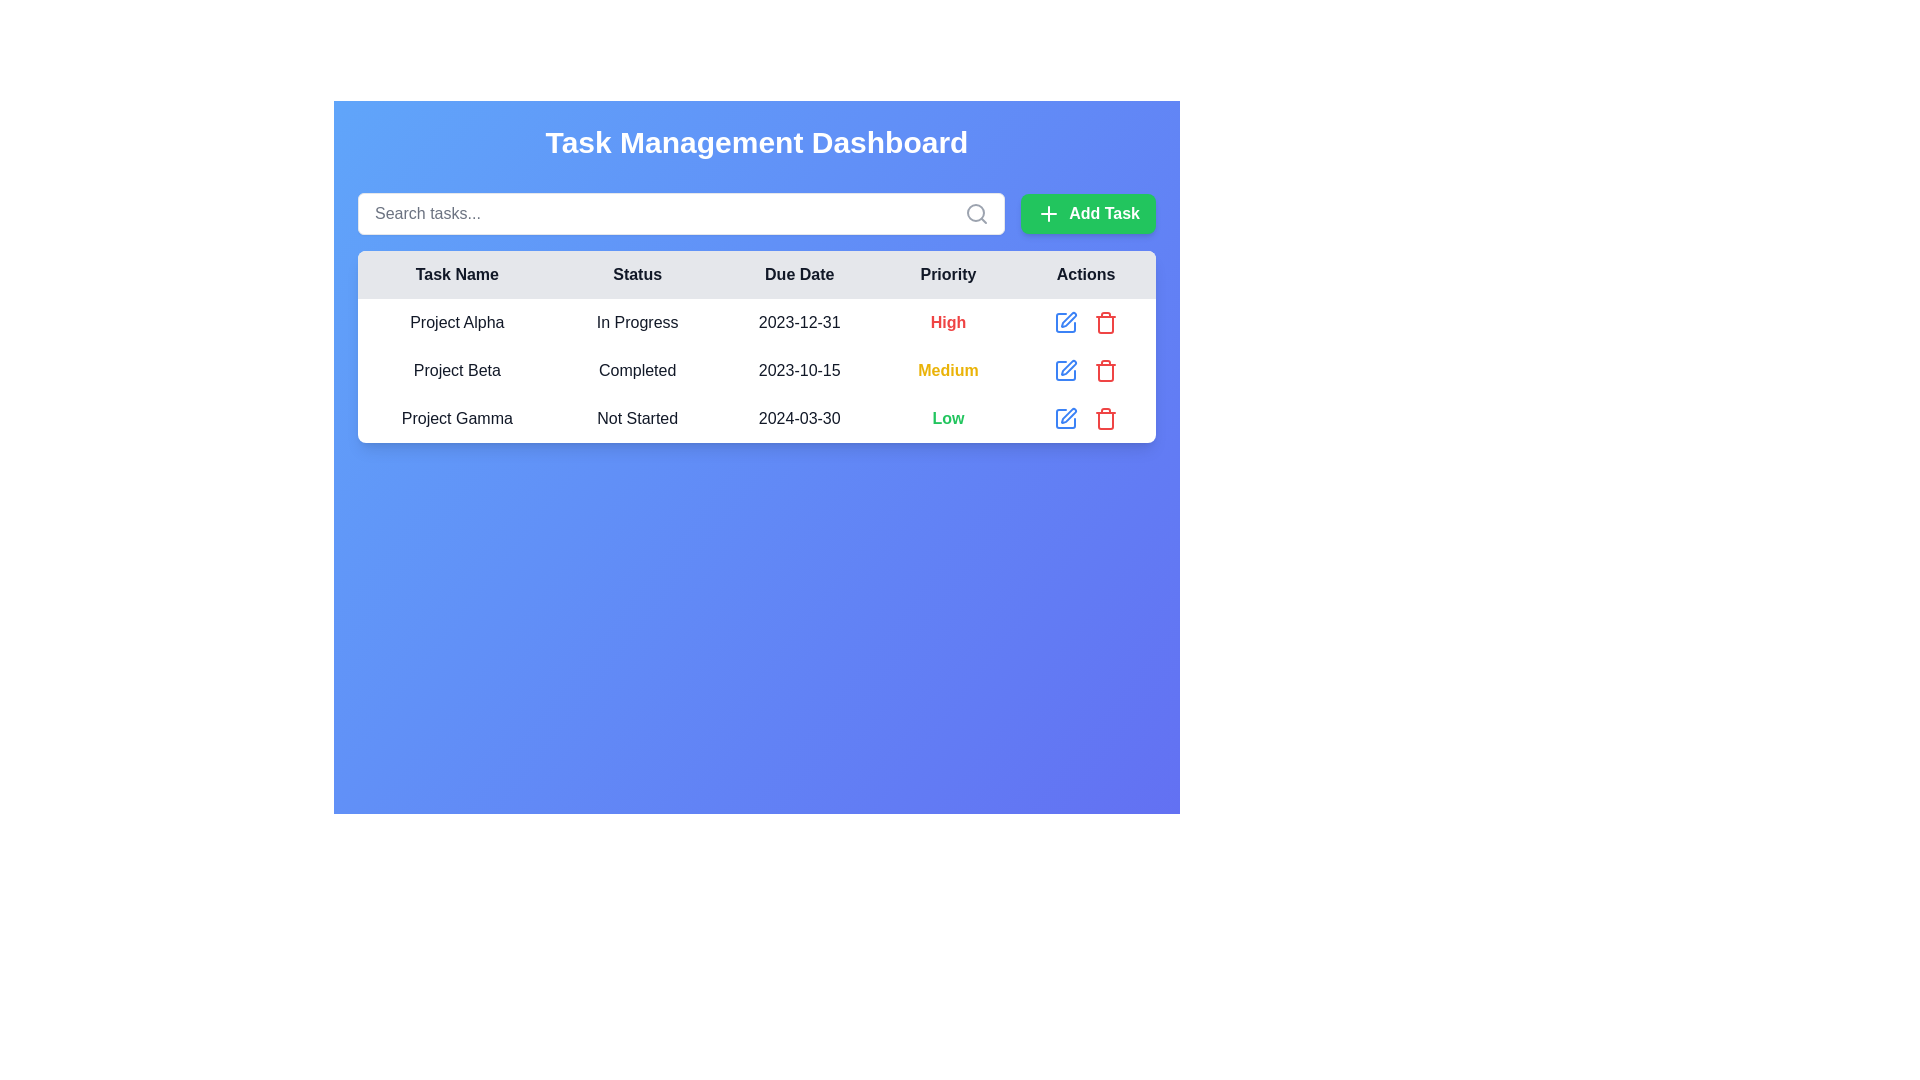 The width and height of the screenshot is (1920, 1080). Describe the element at coordinates (681, 213) in the screenshot. I see `the selected text within the text input field that has rounded corners and a placeholder 'Search tasks...'` at that location.